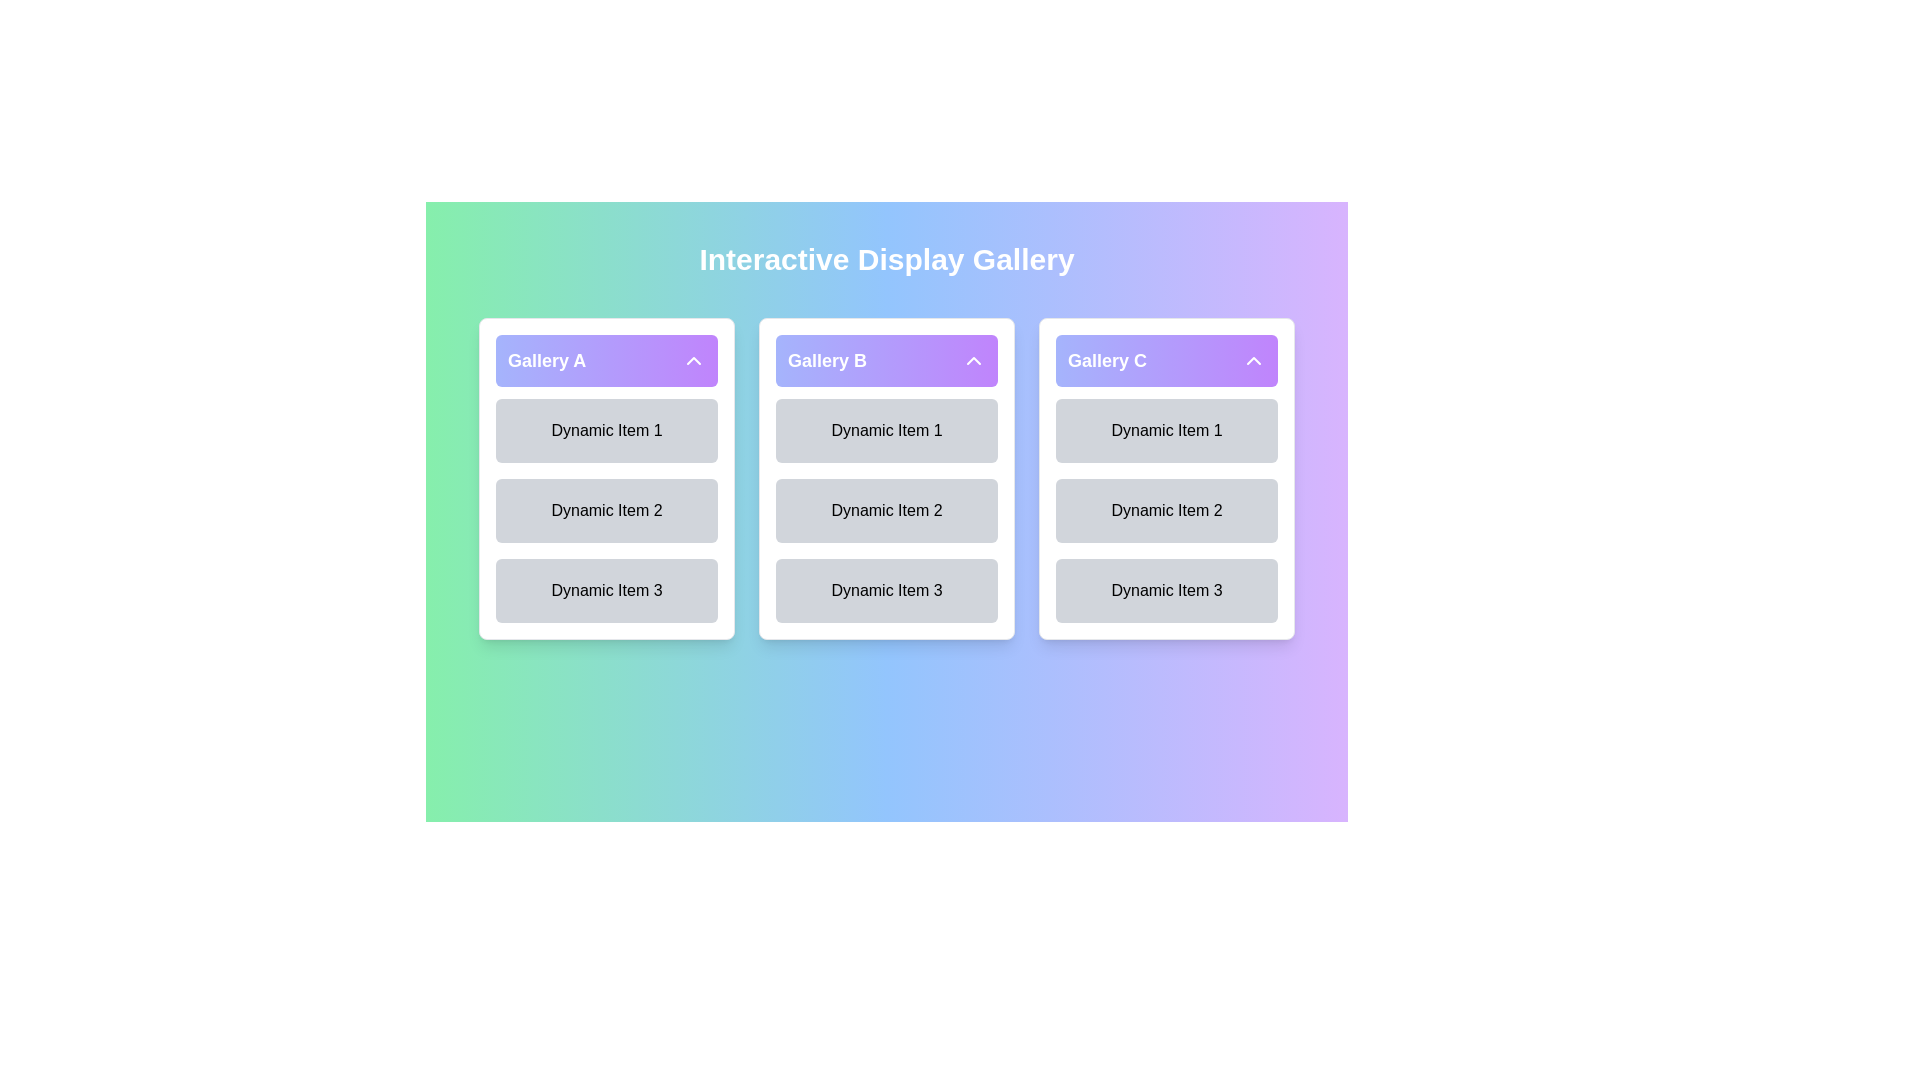 The height and width of the screenshot is (1080, 1920). I want to click on the static text display labeled 'Dynamic Item 1', which has a gray background and is the first item in the list under 'Gallery C', so click(1166, 430).